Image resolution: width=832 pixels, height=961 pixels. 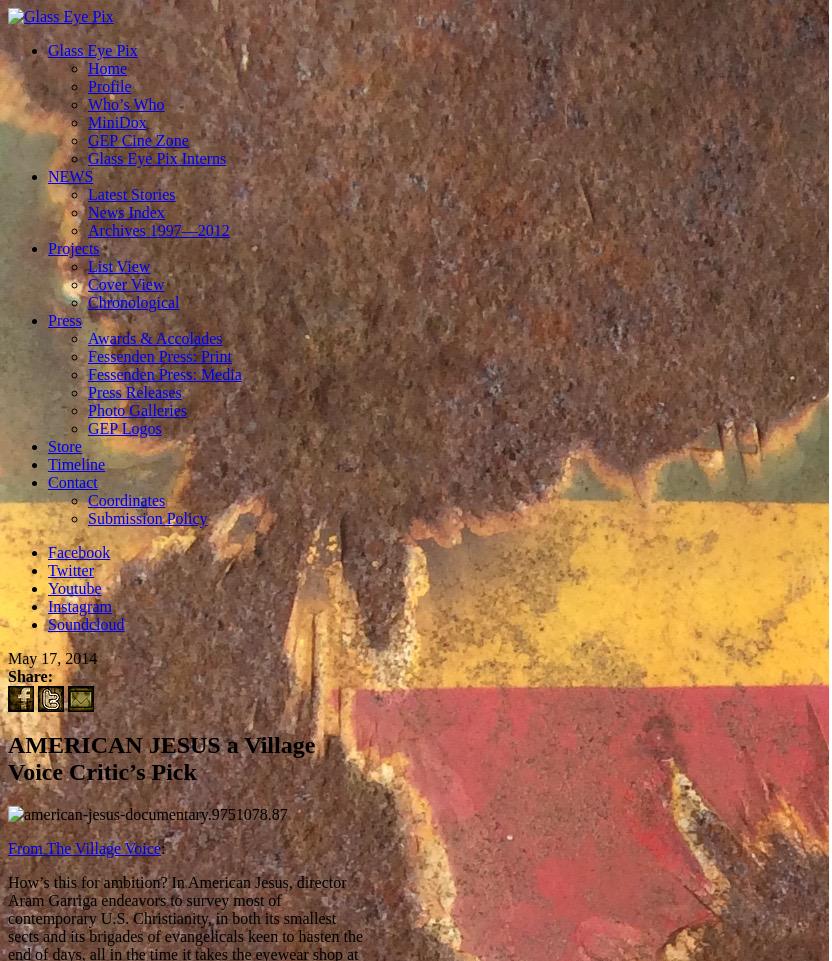 What do you see at coordinates (48, 551) in the screenshot?
I see `'Facebook'` at bounding box center [48, 551].